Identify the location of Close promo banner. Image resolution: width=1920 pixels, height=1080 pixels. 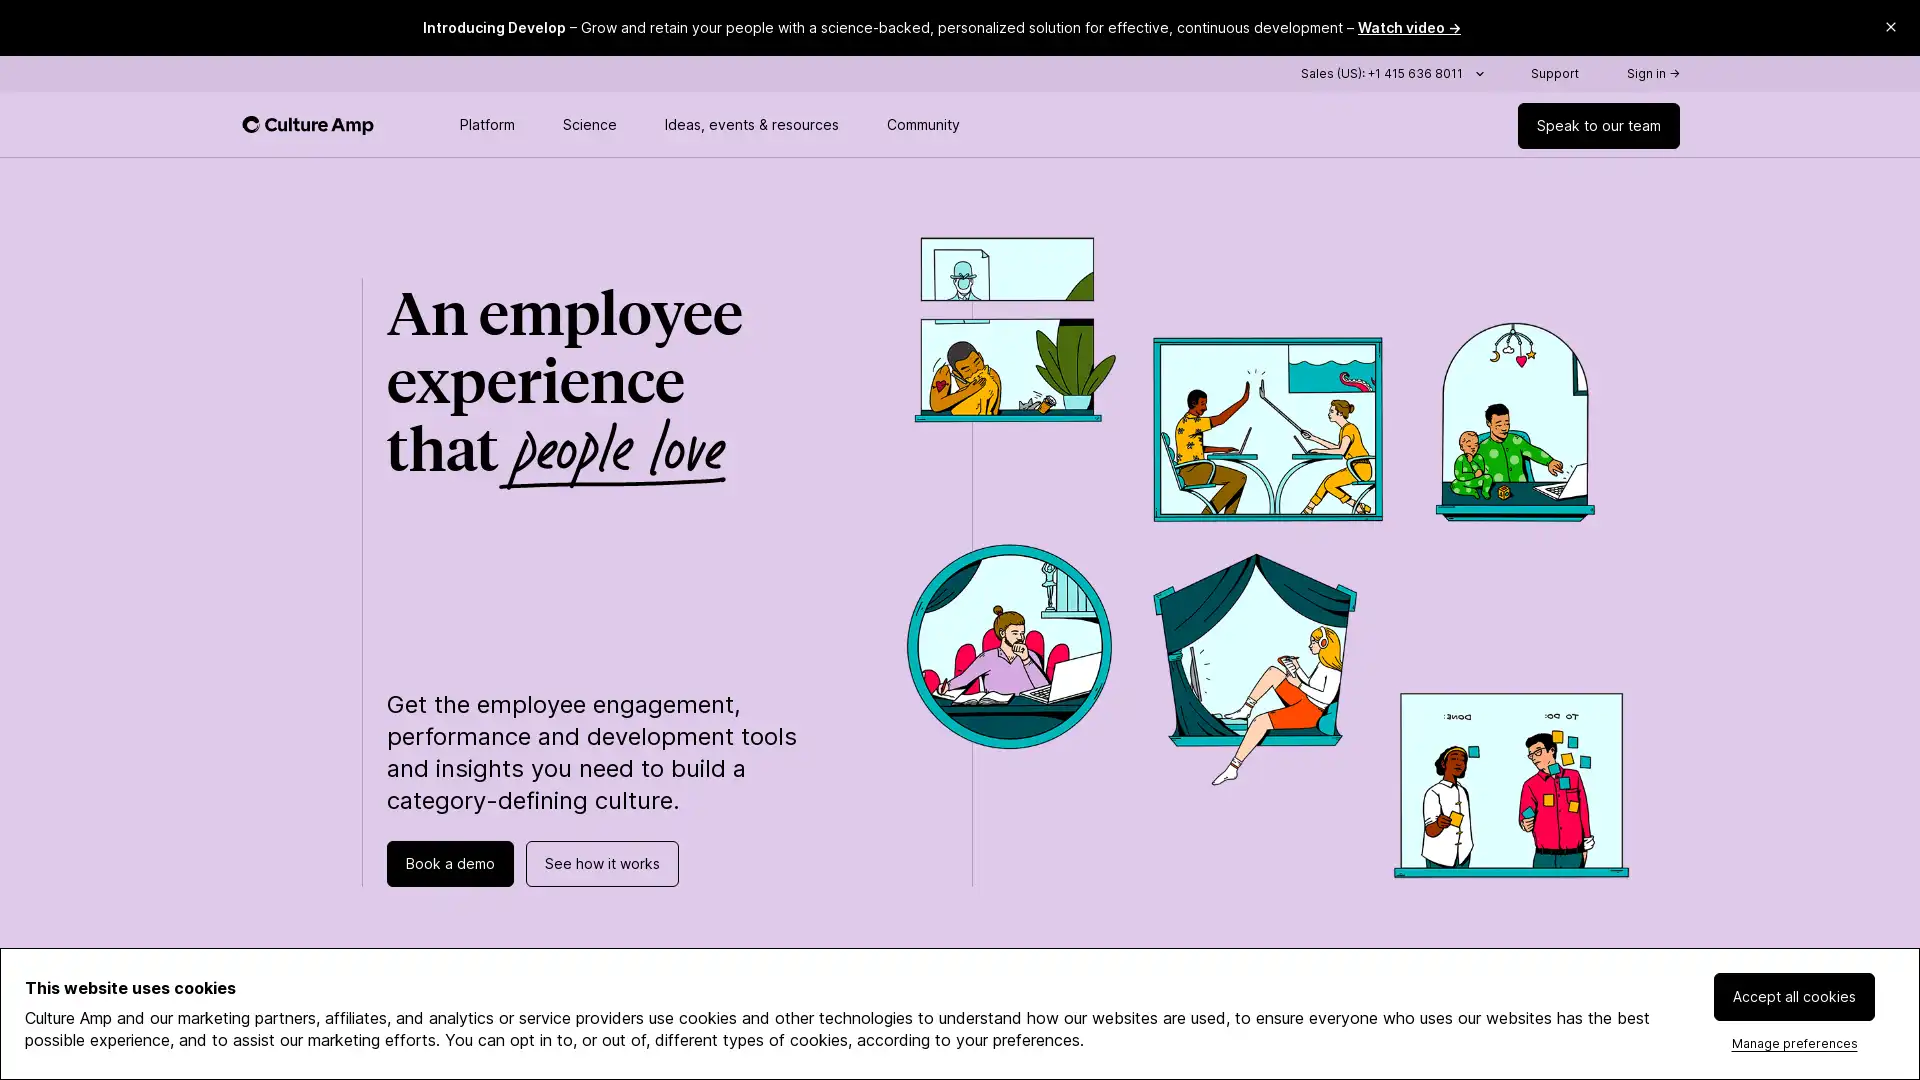
(1890, 27).